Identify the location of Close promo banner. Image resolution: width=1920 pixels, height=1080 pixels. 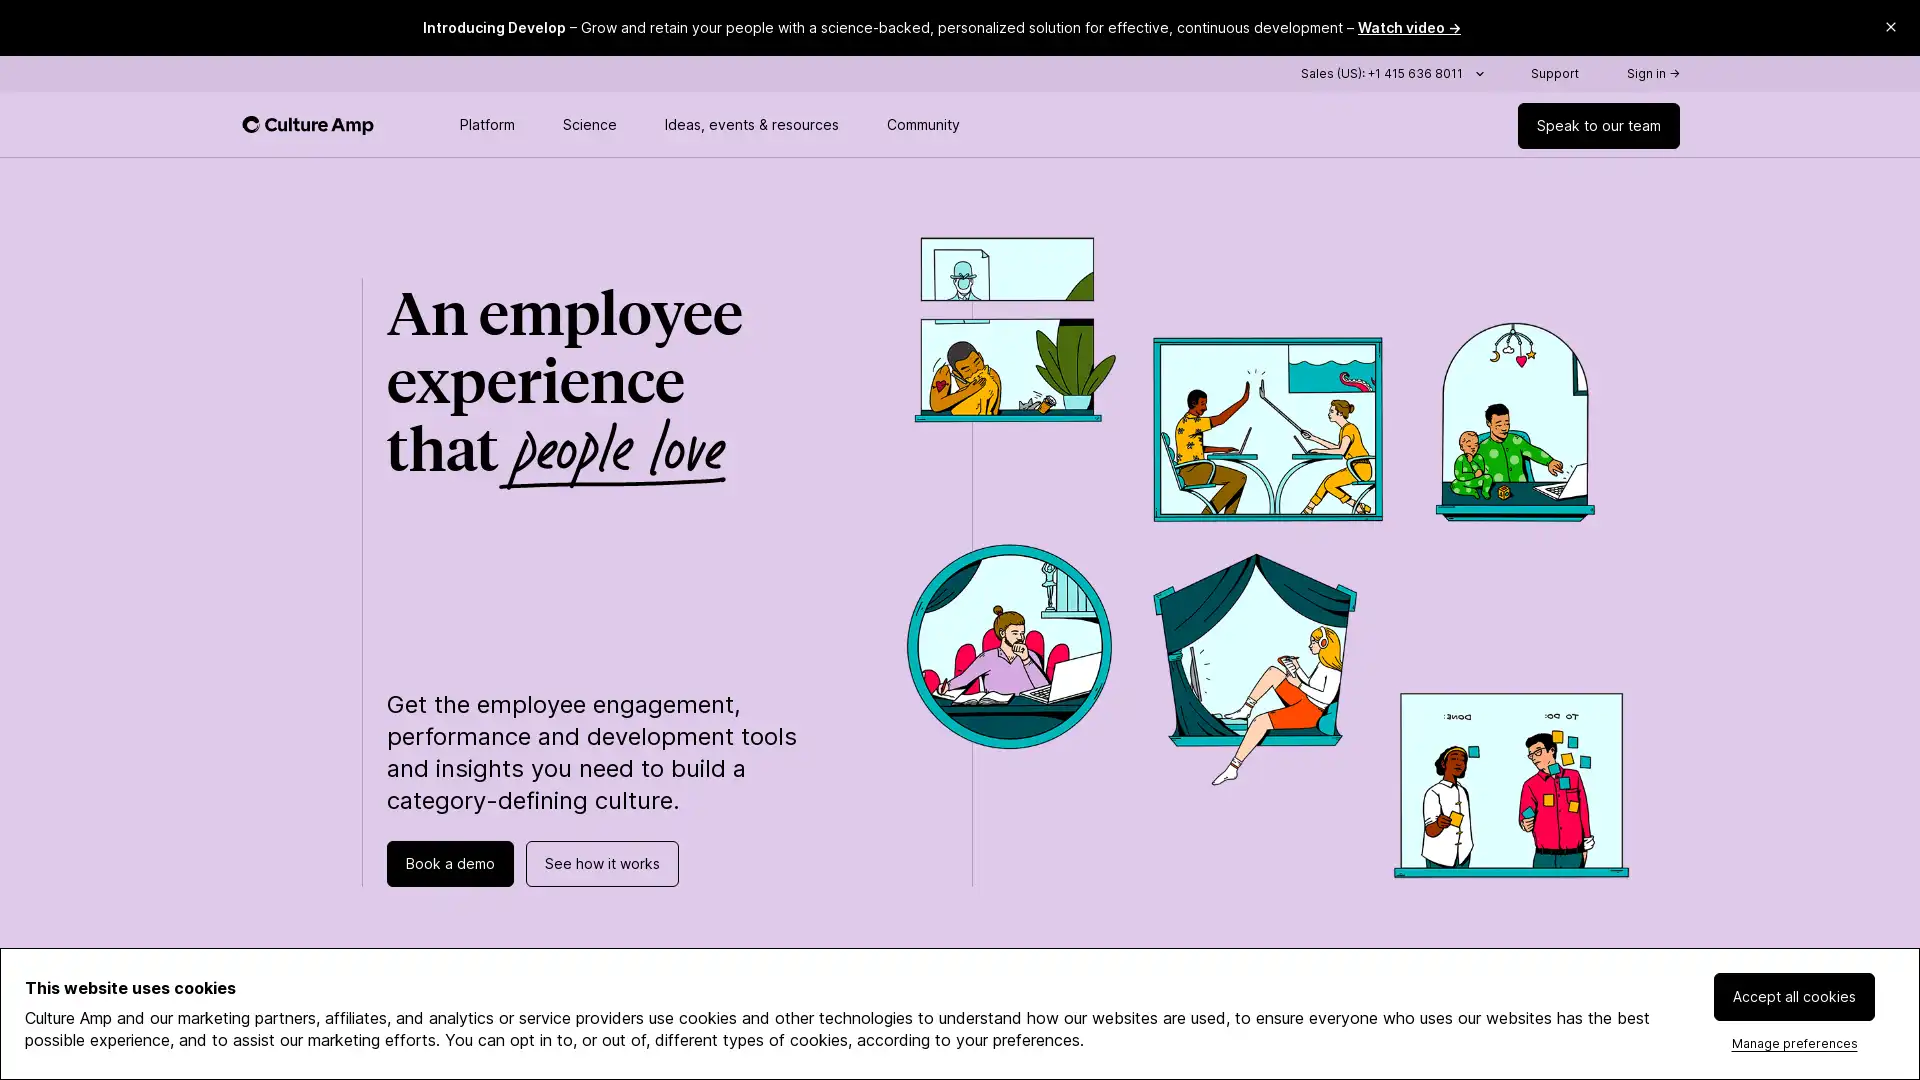
(1890, 27).